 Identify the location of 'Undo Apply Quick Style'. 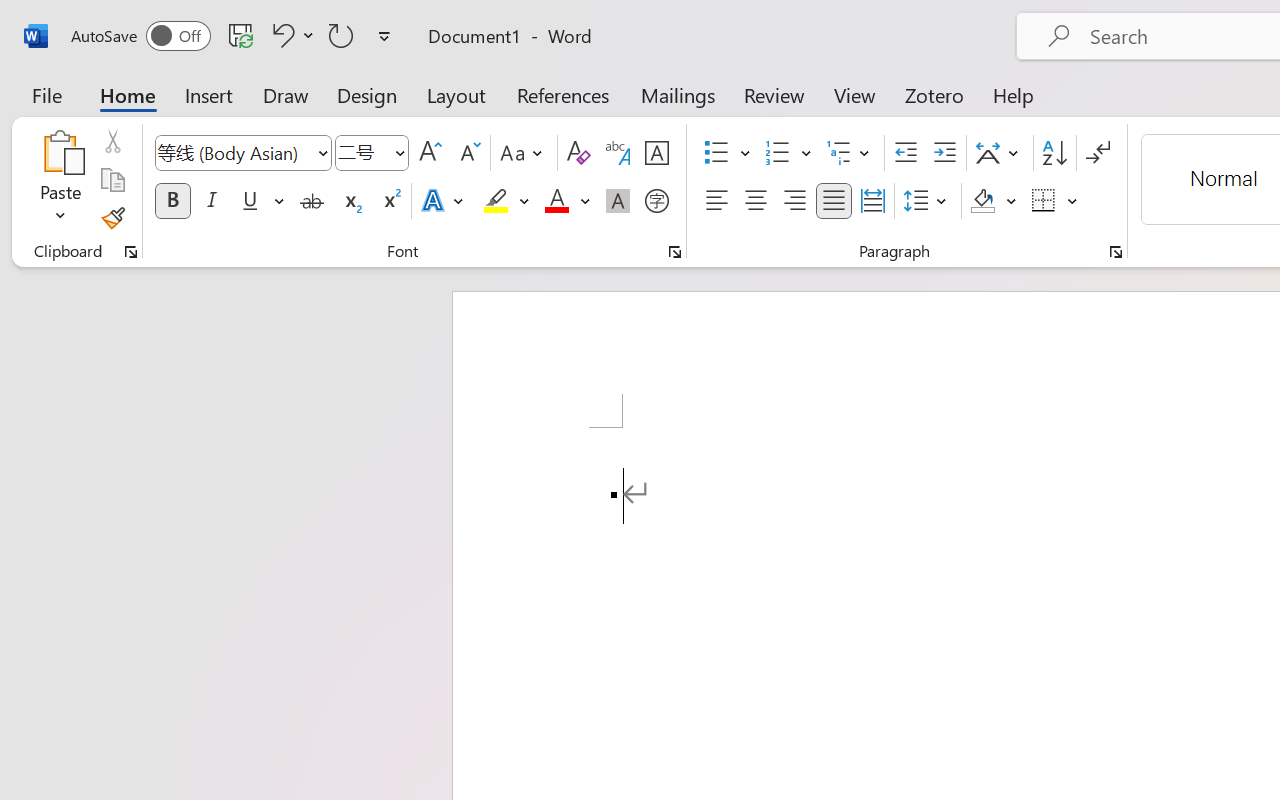
(279, 34).